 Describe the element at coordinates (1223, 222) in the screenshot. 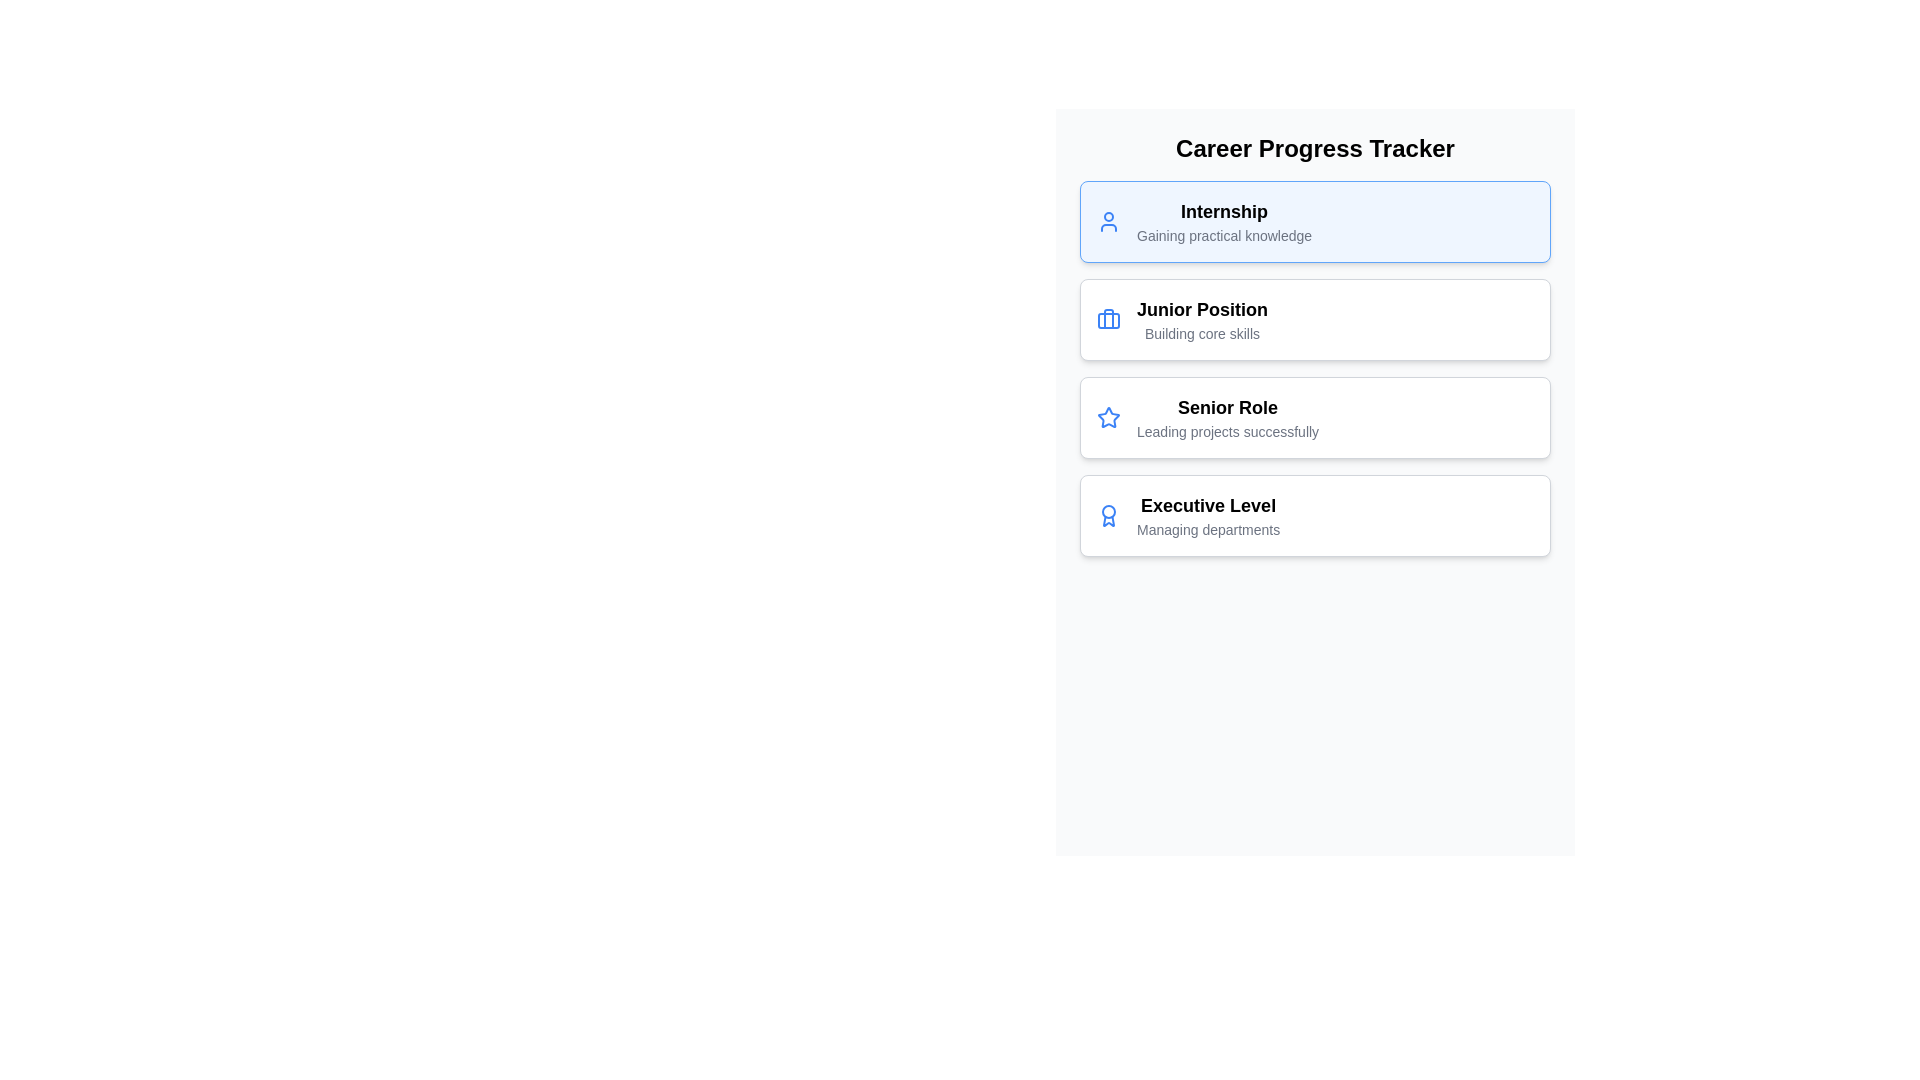

I see `informative text description within the first card labeled 'Internship' in the list of career progression steps` at that location.